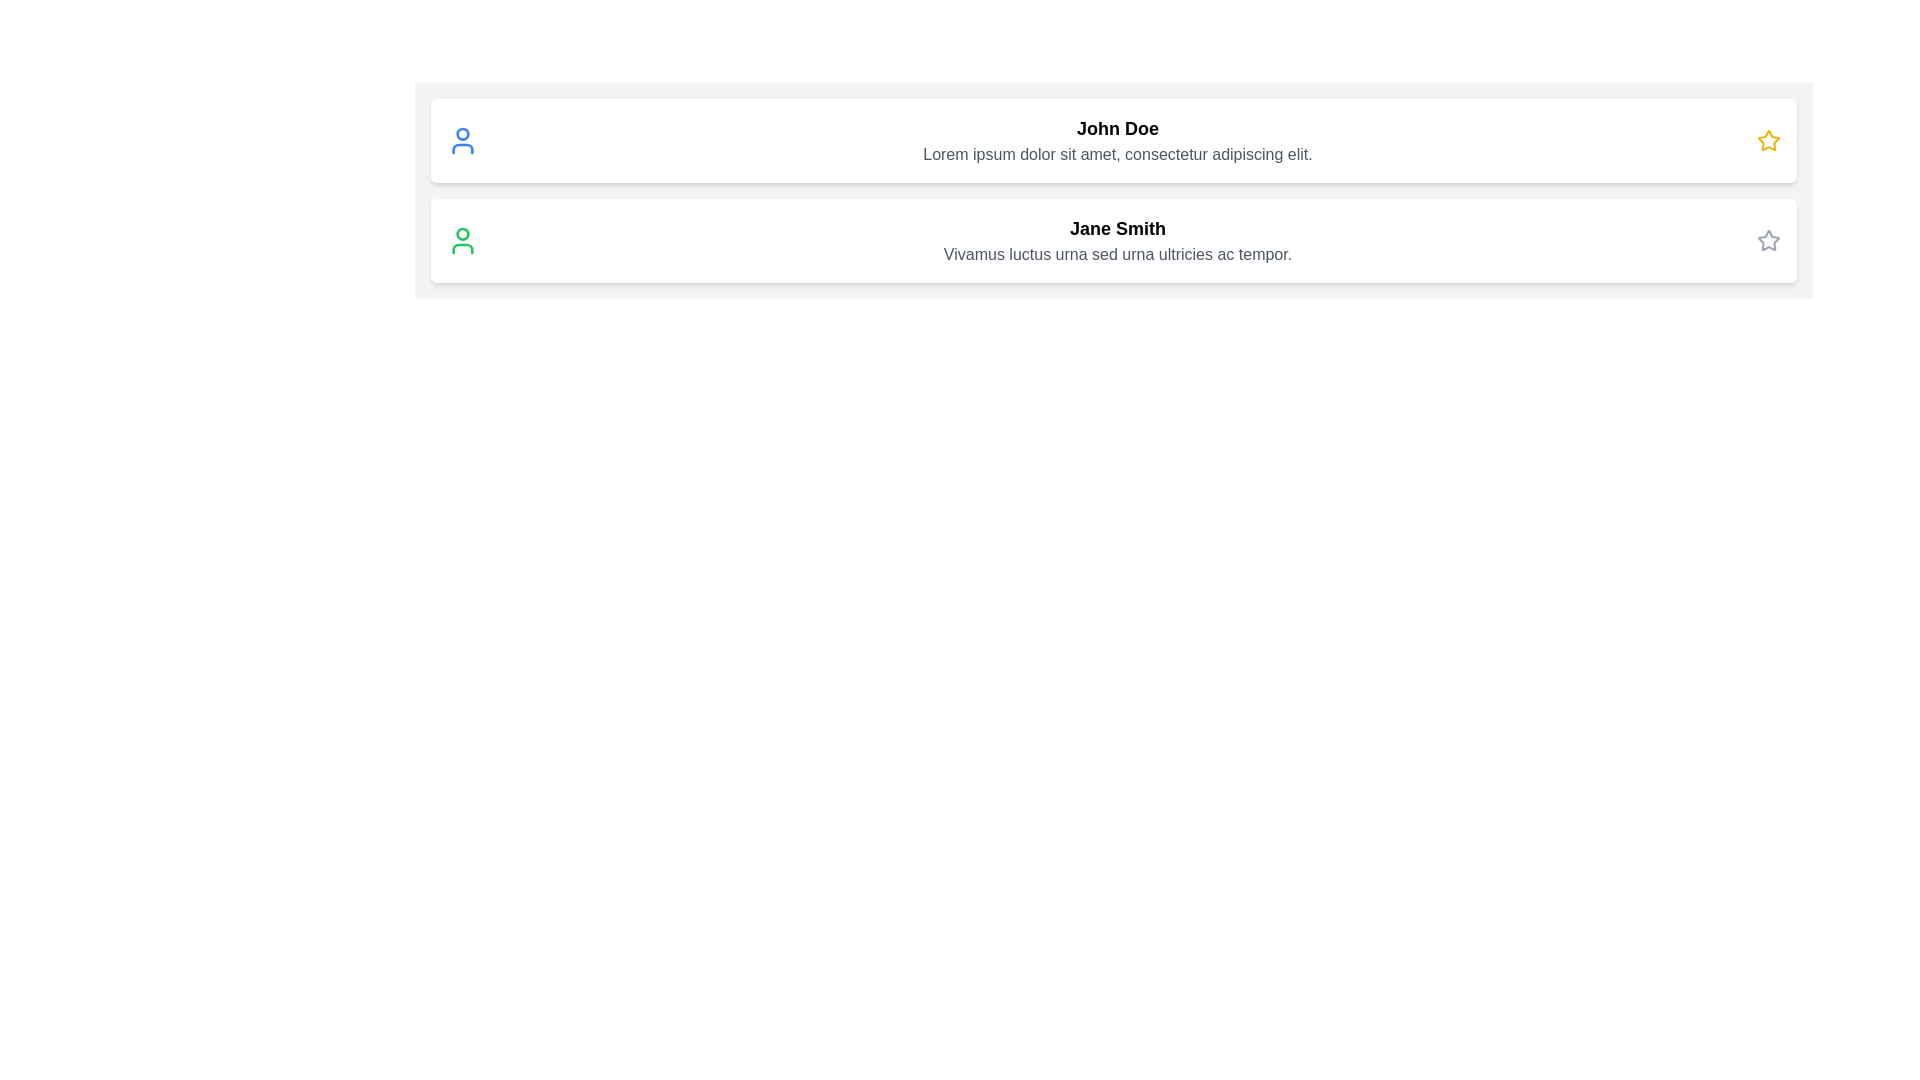 This screenshot has width=1920, height=1080. Describe the element at coordinates (1117, 253) in the screenshot. I see `the label or text element that displays secondary information beneath 'Jane Smith' in the vertically listed interface` at that location.